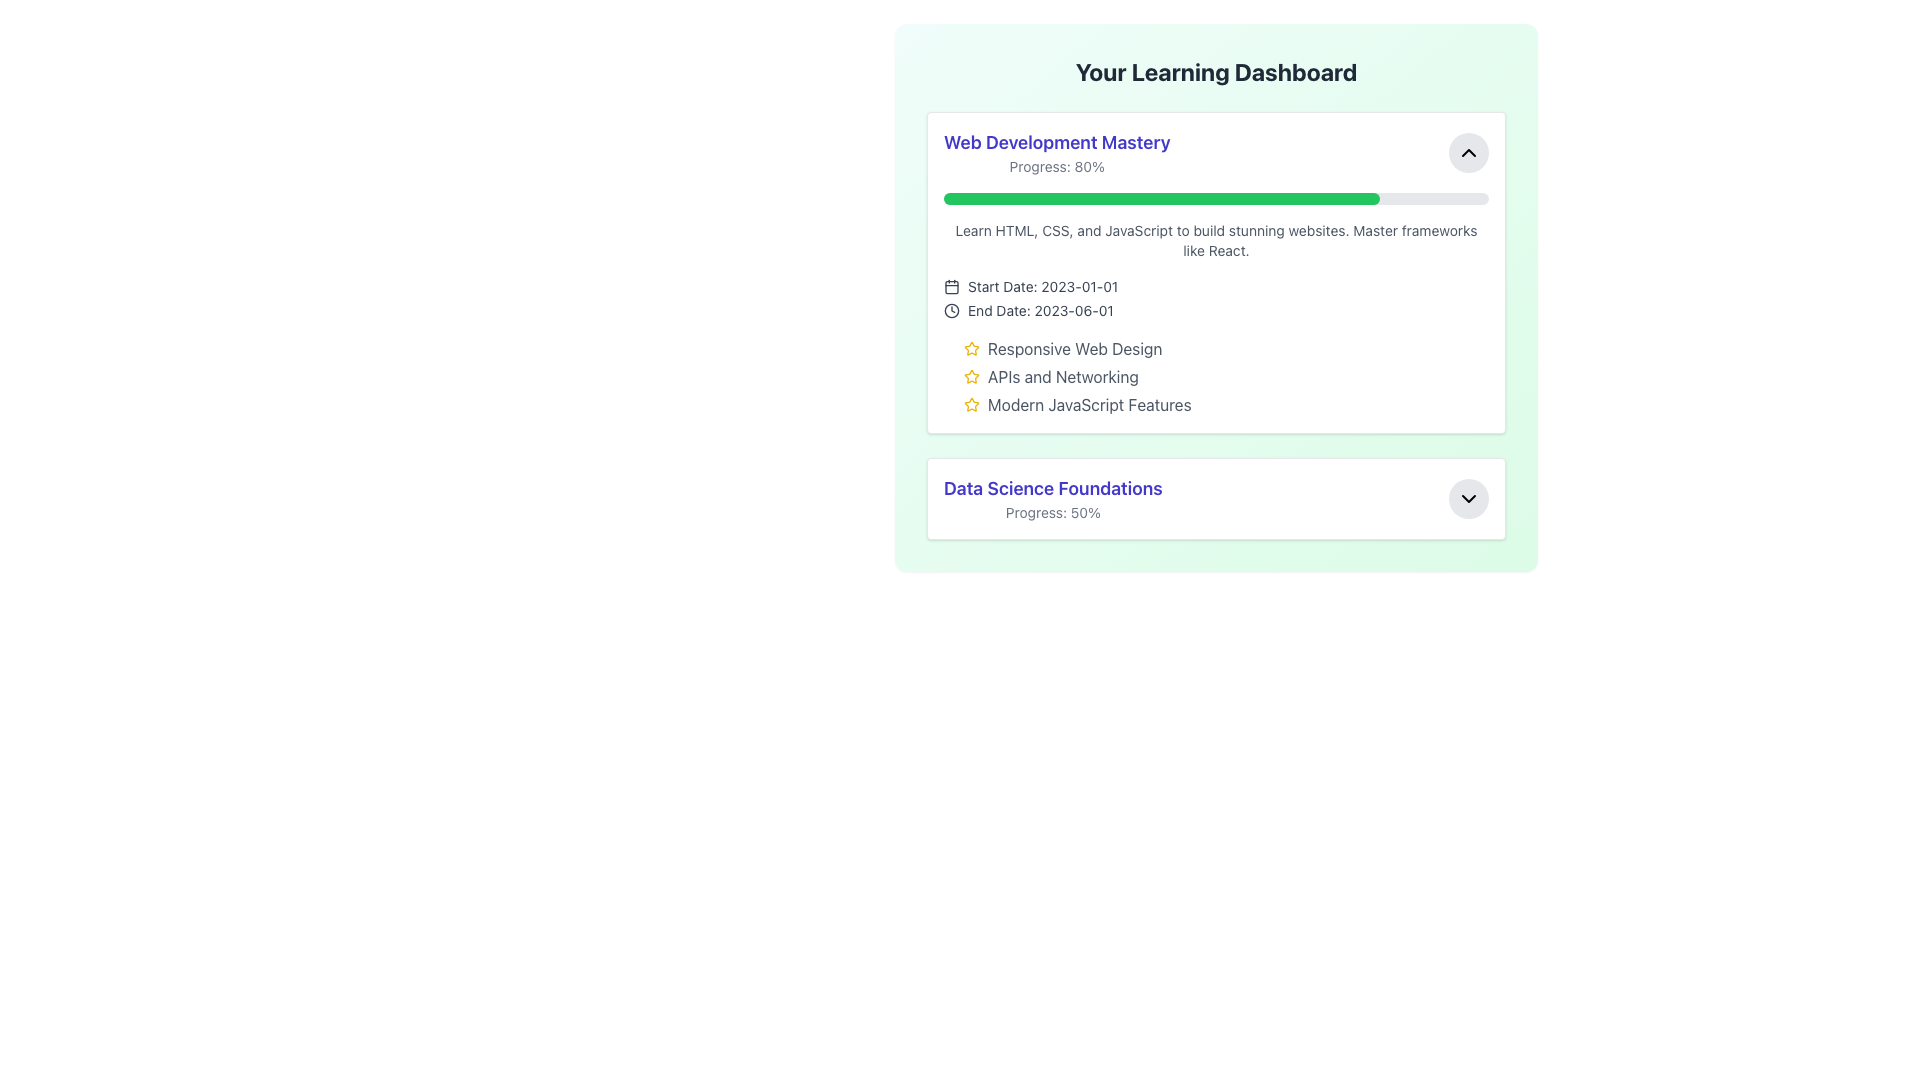 This screenshot has height=1080, width=1920. What do you see at coordinates (971, 405) in the screenshot?
I see `the icon located immediately to the left of the text 'Modern JavaScript Features'` at bounding box center [971, 405].